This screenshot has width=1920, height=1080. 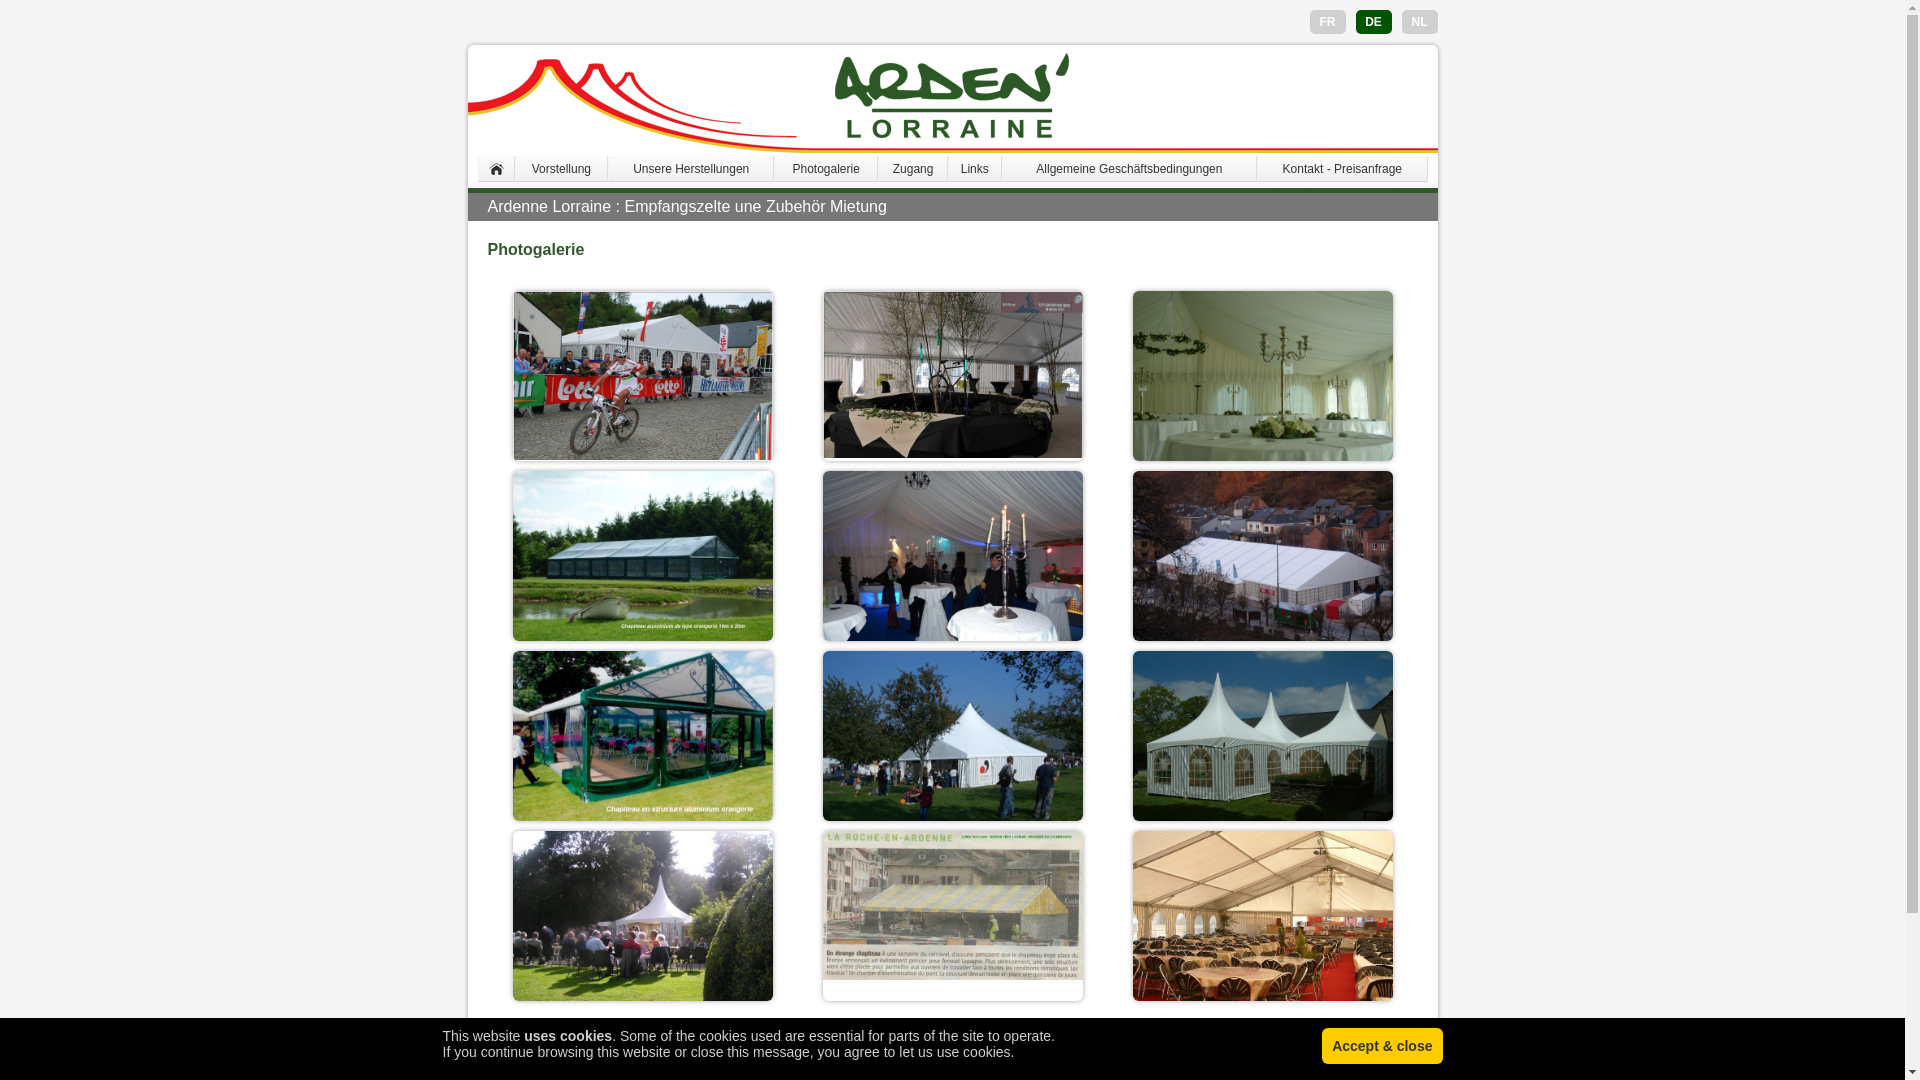 I want to click on 'Accept & close', so click(x=1321, y=1044).